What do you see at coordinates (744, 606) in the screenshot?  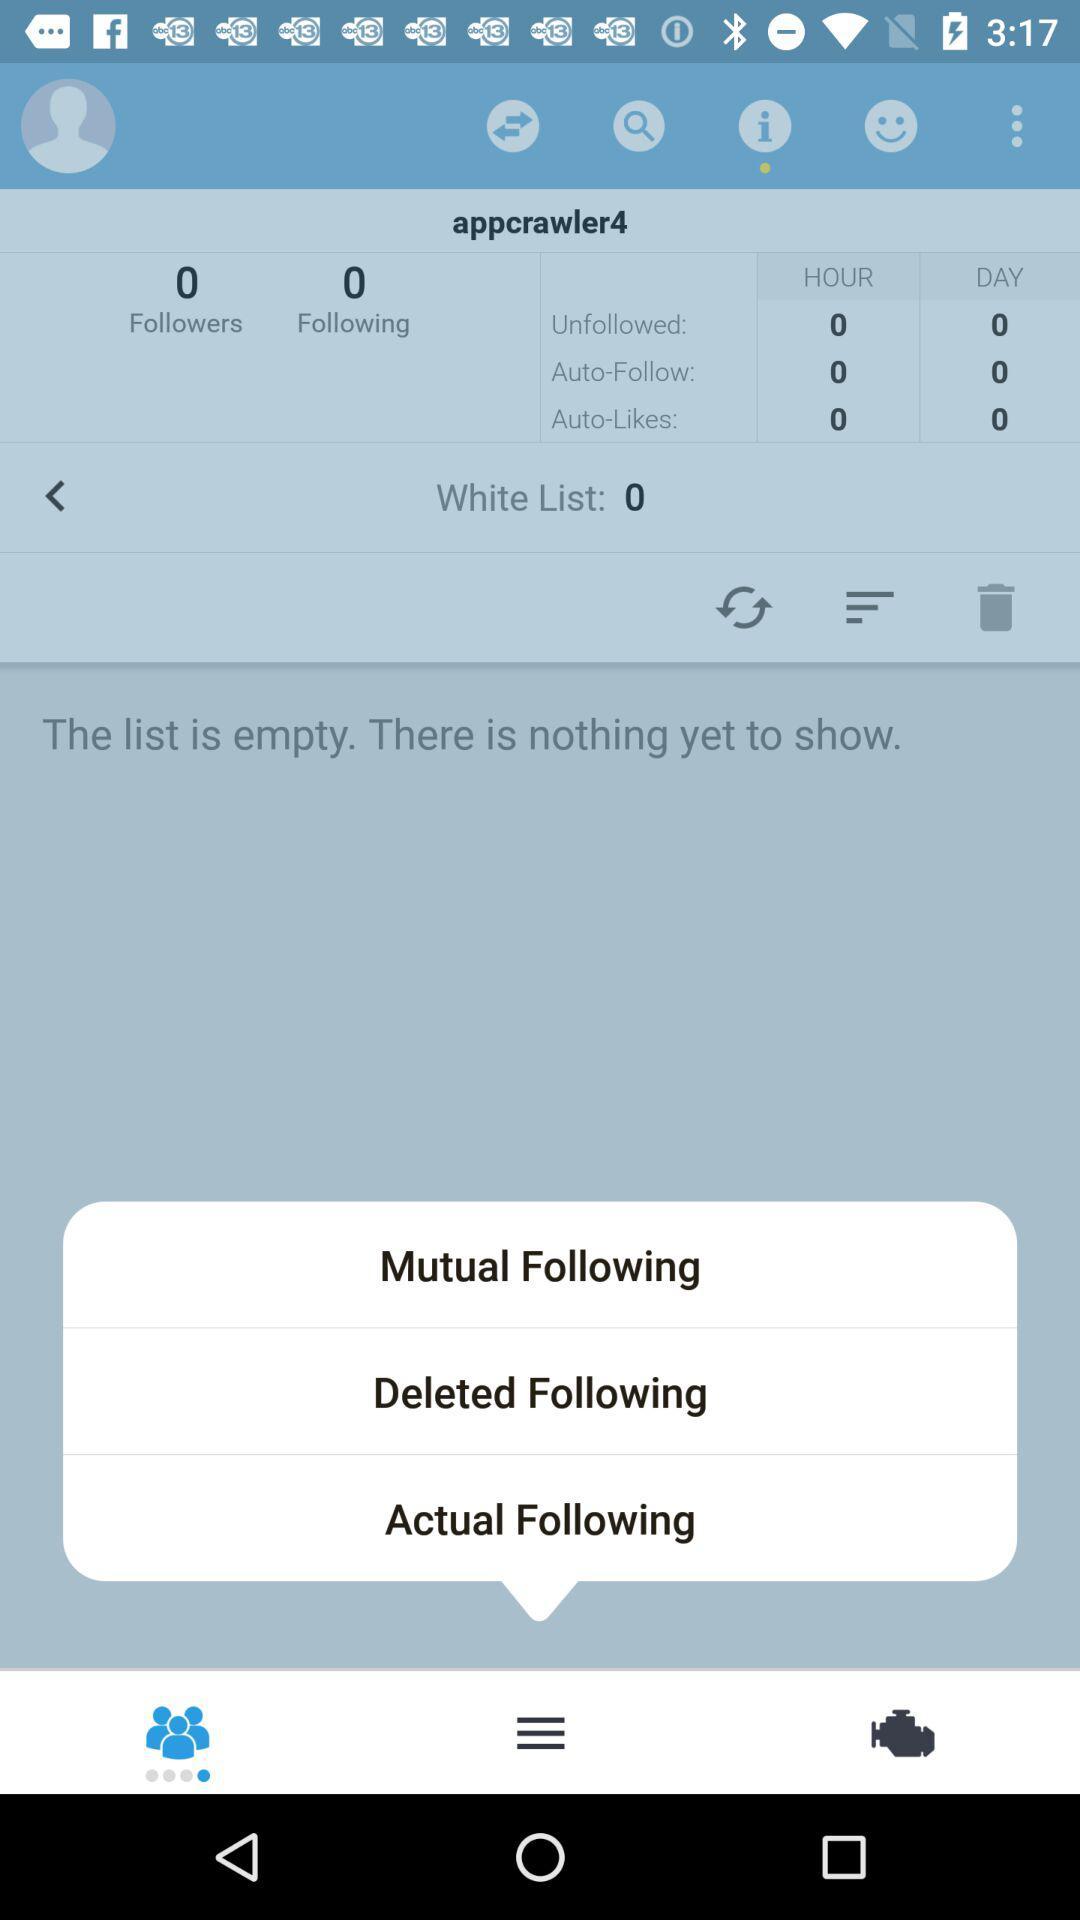 I see `the refresh icon` at bounding box center [744, 606].